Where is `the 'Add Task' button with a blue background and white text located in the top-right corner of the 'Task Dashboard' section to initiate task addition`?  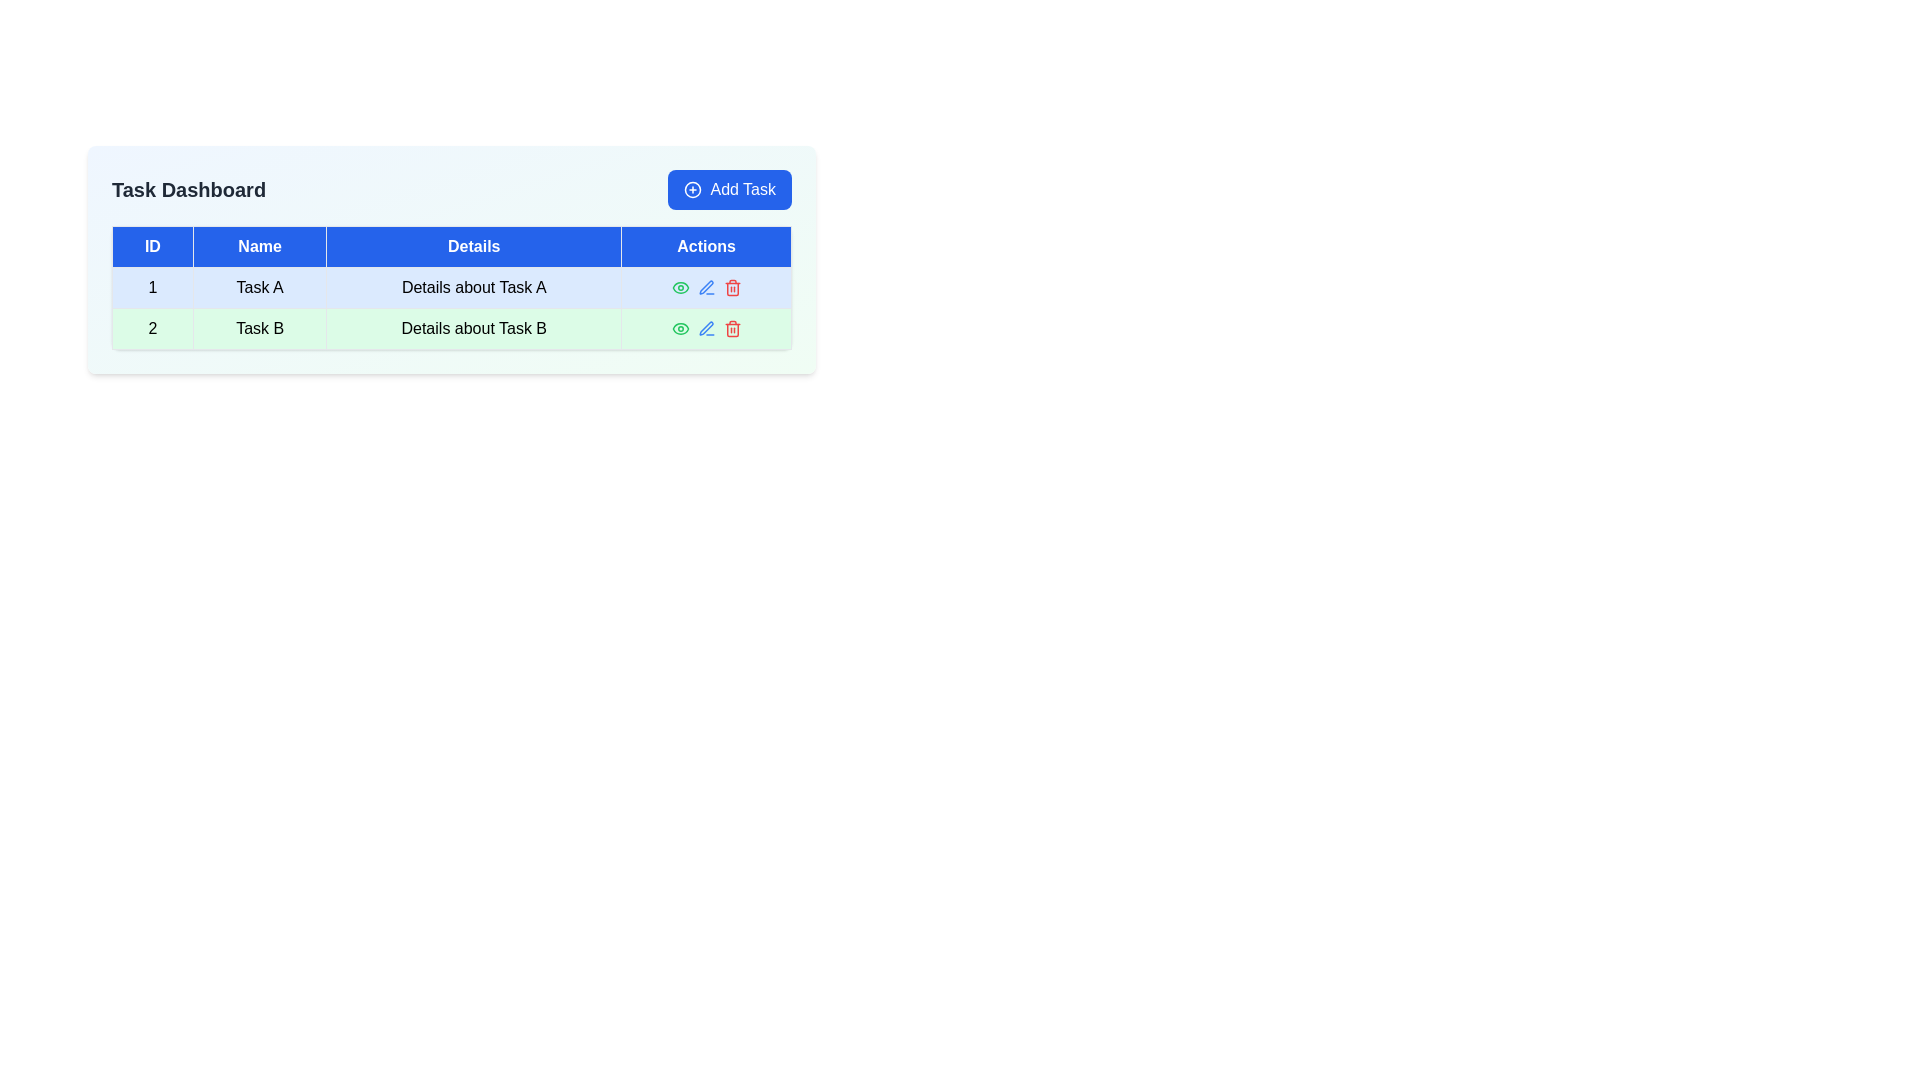 the 'Add Task' button with a blue background and white text located in the top-right corner of the 'Task Dashboard' section to initiate task addition is located at coordinates (729, 189).